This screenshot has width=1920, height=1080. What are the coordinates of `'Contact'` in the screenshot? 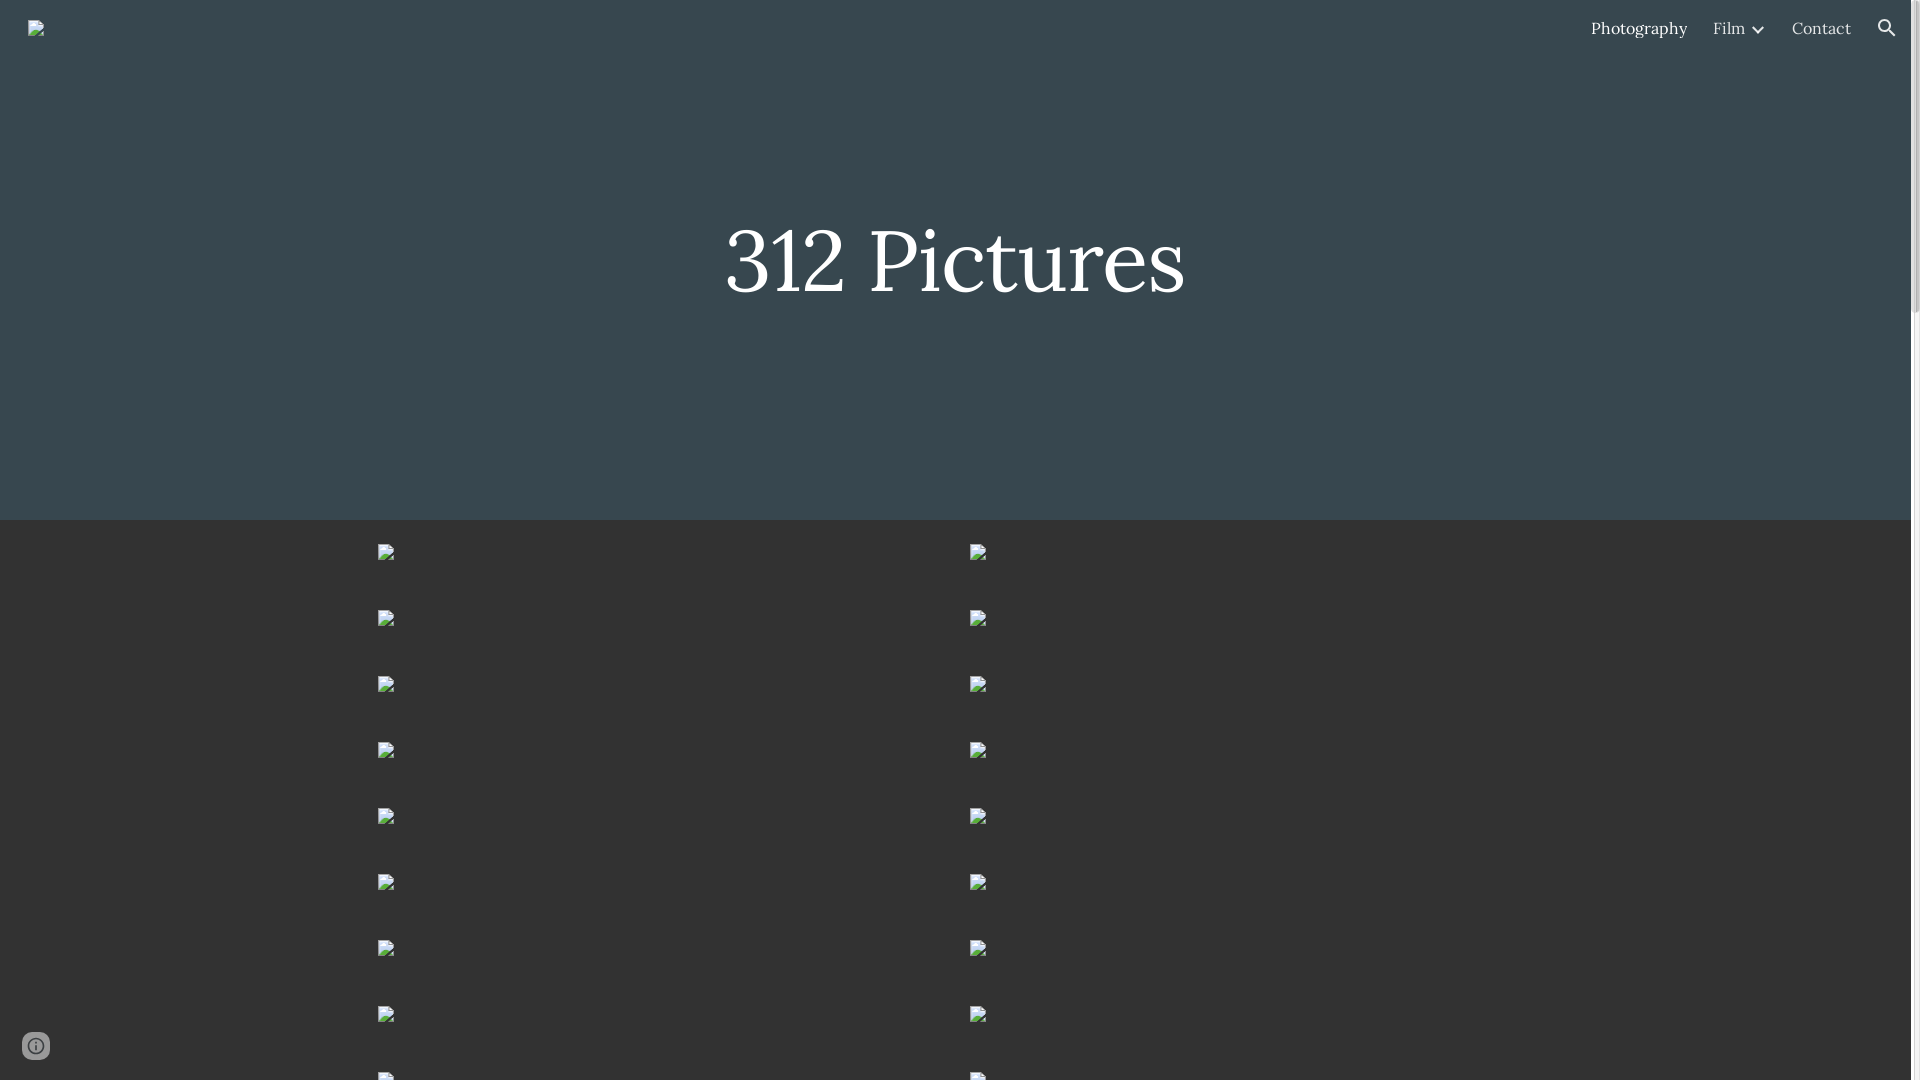 It's located at (1821, 27).